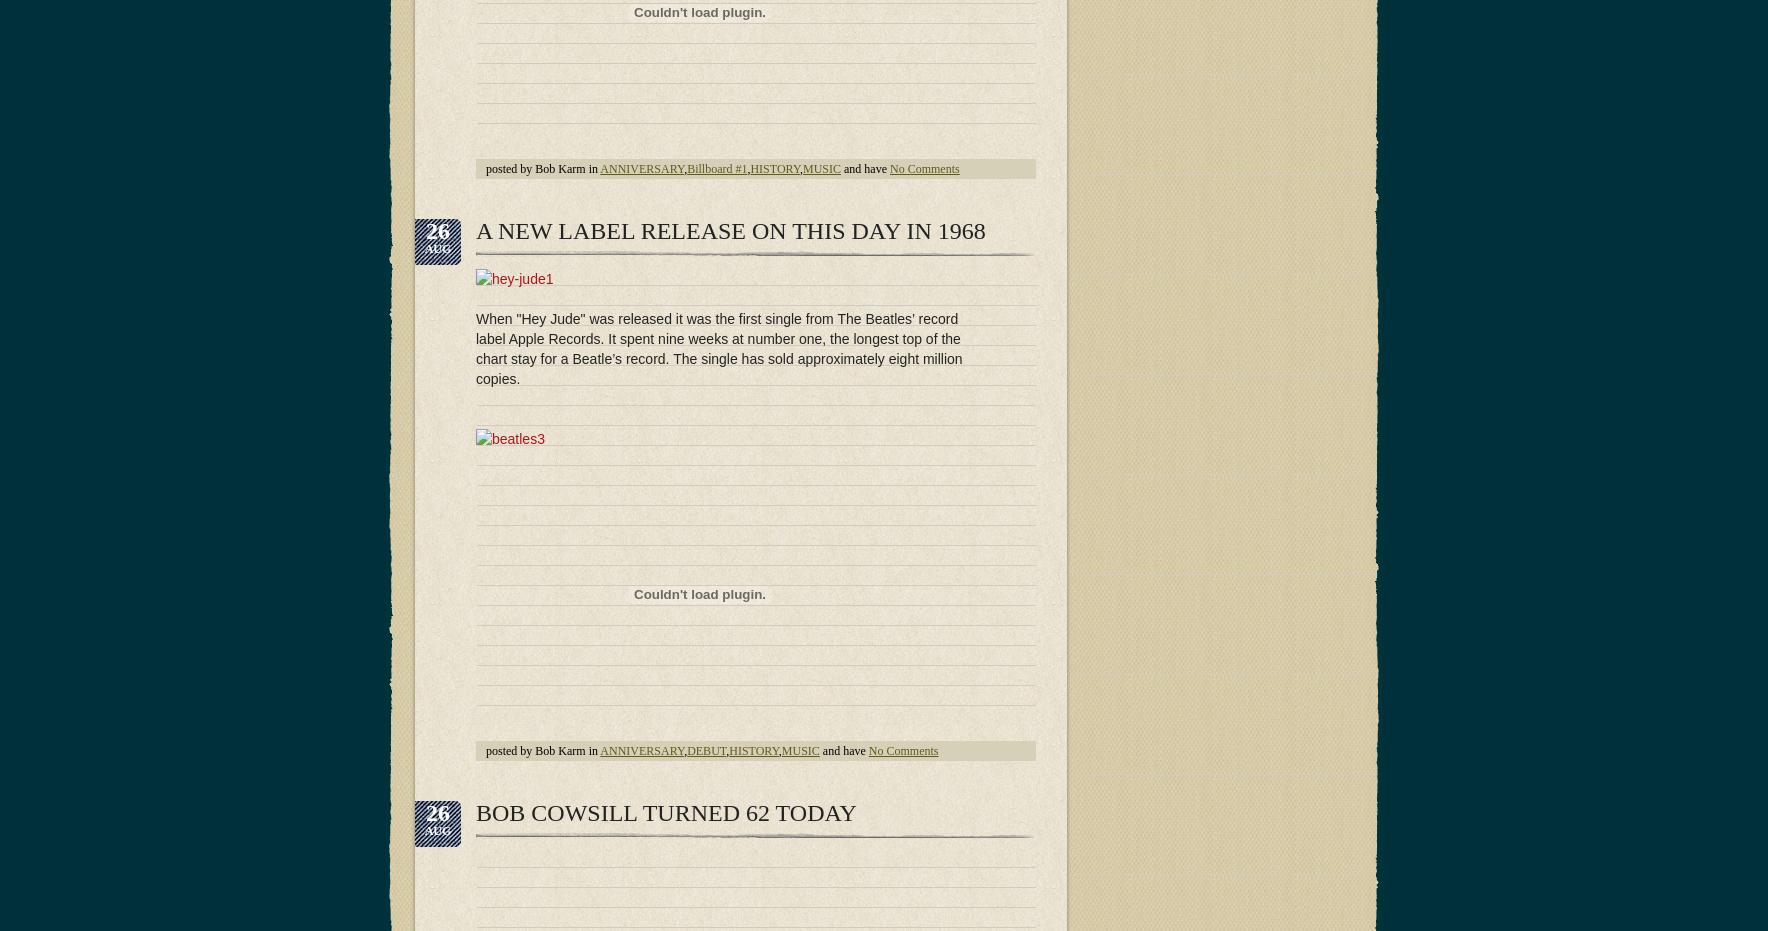 This screenshot has width=1768, height=931. I want to click on 'Billboard #1', so click(716, 167).